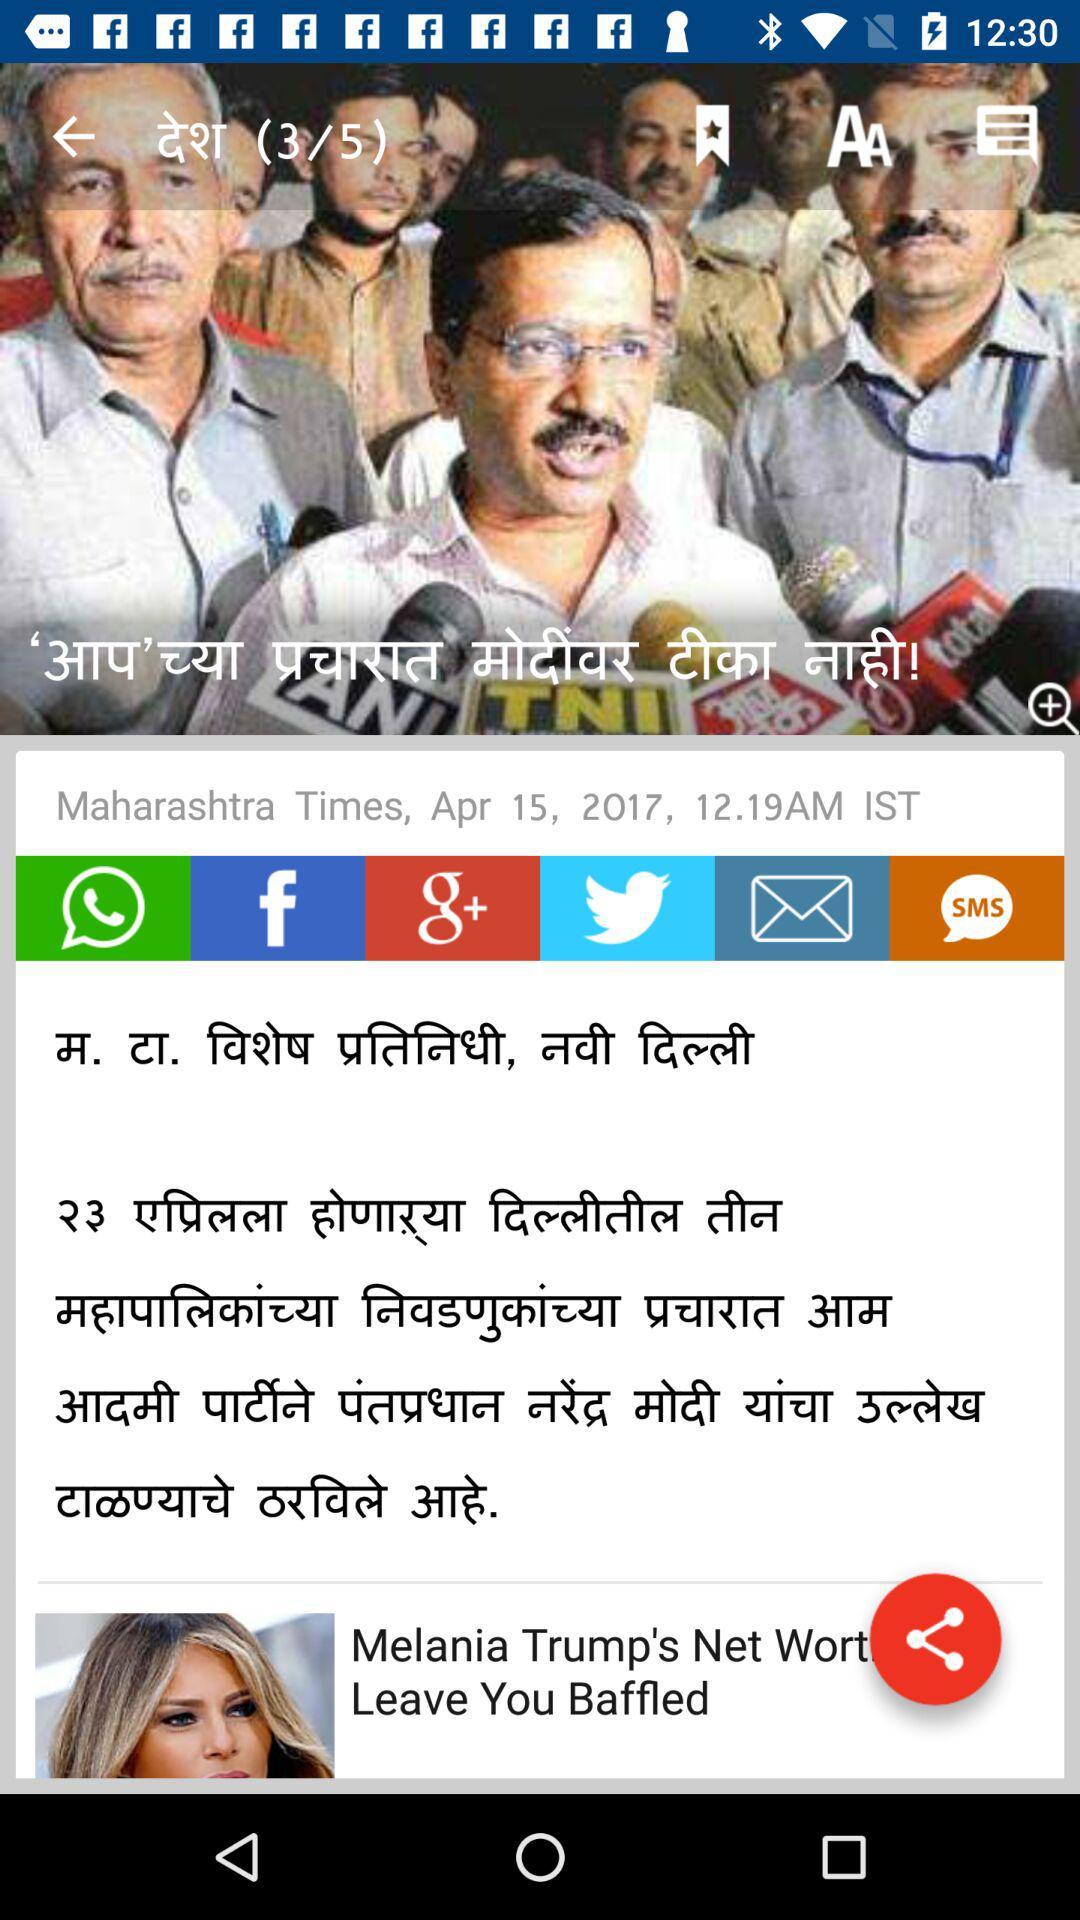  What do you see at coordinates (103, 907) in the screenshot?
I see `send message` at bounding box center [103, 907].